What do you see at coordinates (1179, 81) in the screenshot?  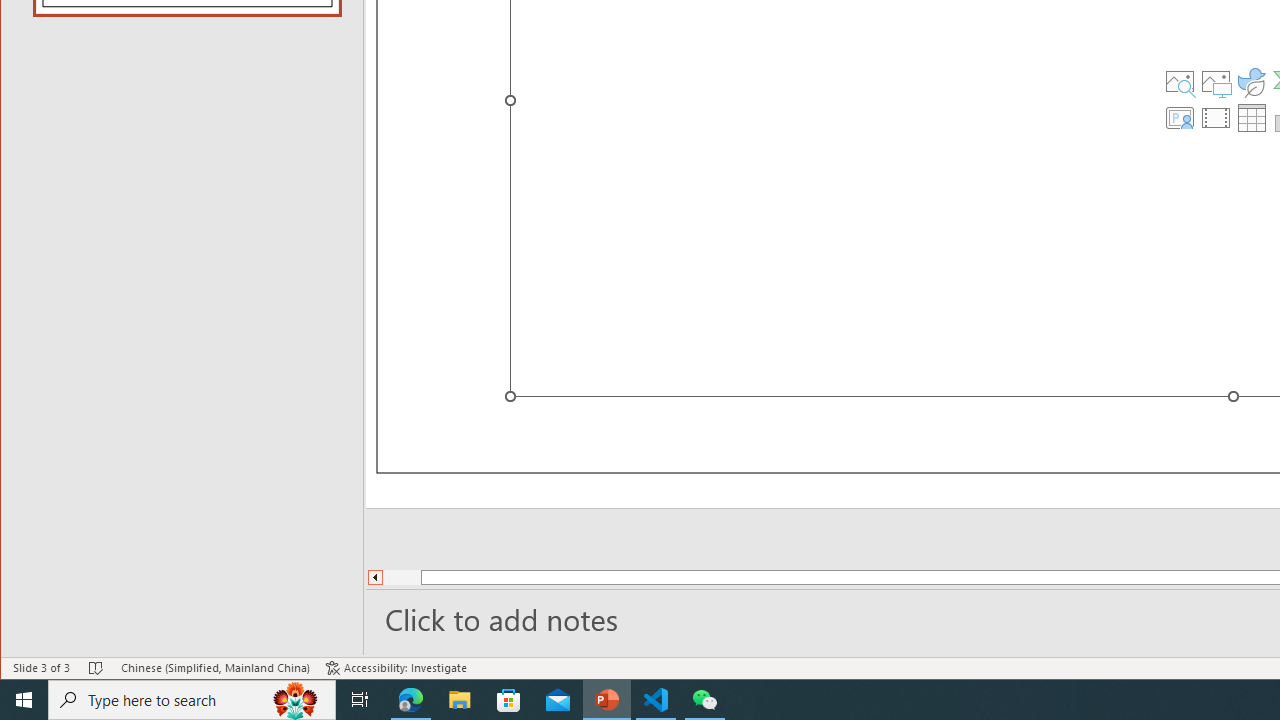 I see `'Stock Images'` at bounding box center [1179, 81].